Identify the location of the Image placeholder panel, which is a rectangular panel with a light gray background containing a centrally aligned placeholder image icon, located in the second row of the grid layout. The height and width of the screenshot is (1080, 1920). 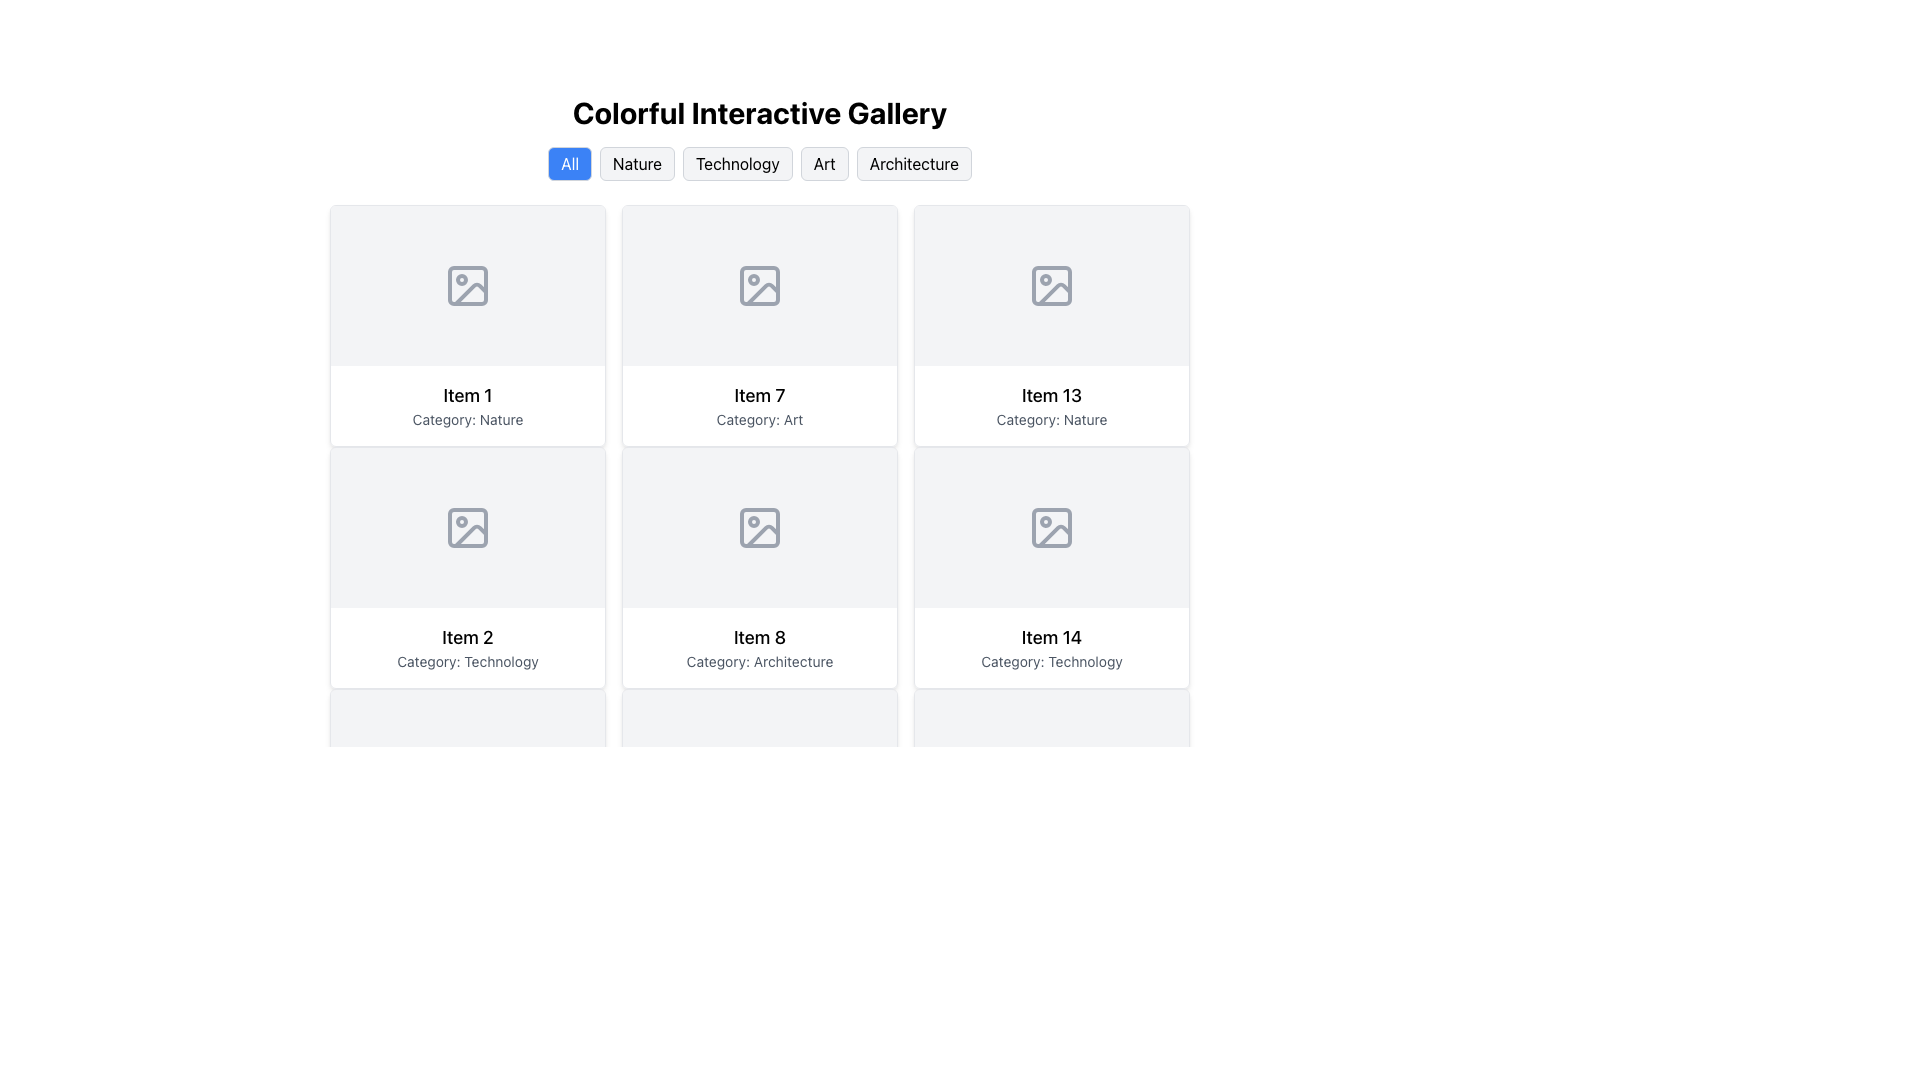
(758, 285).